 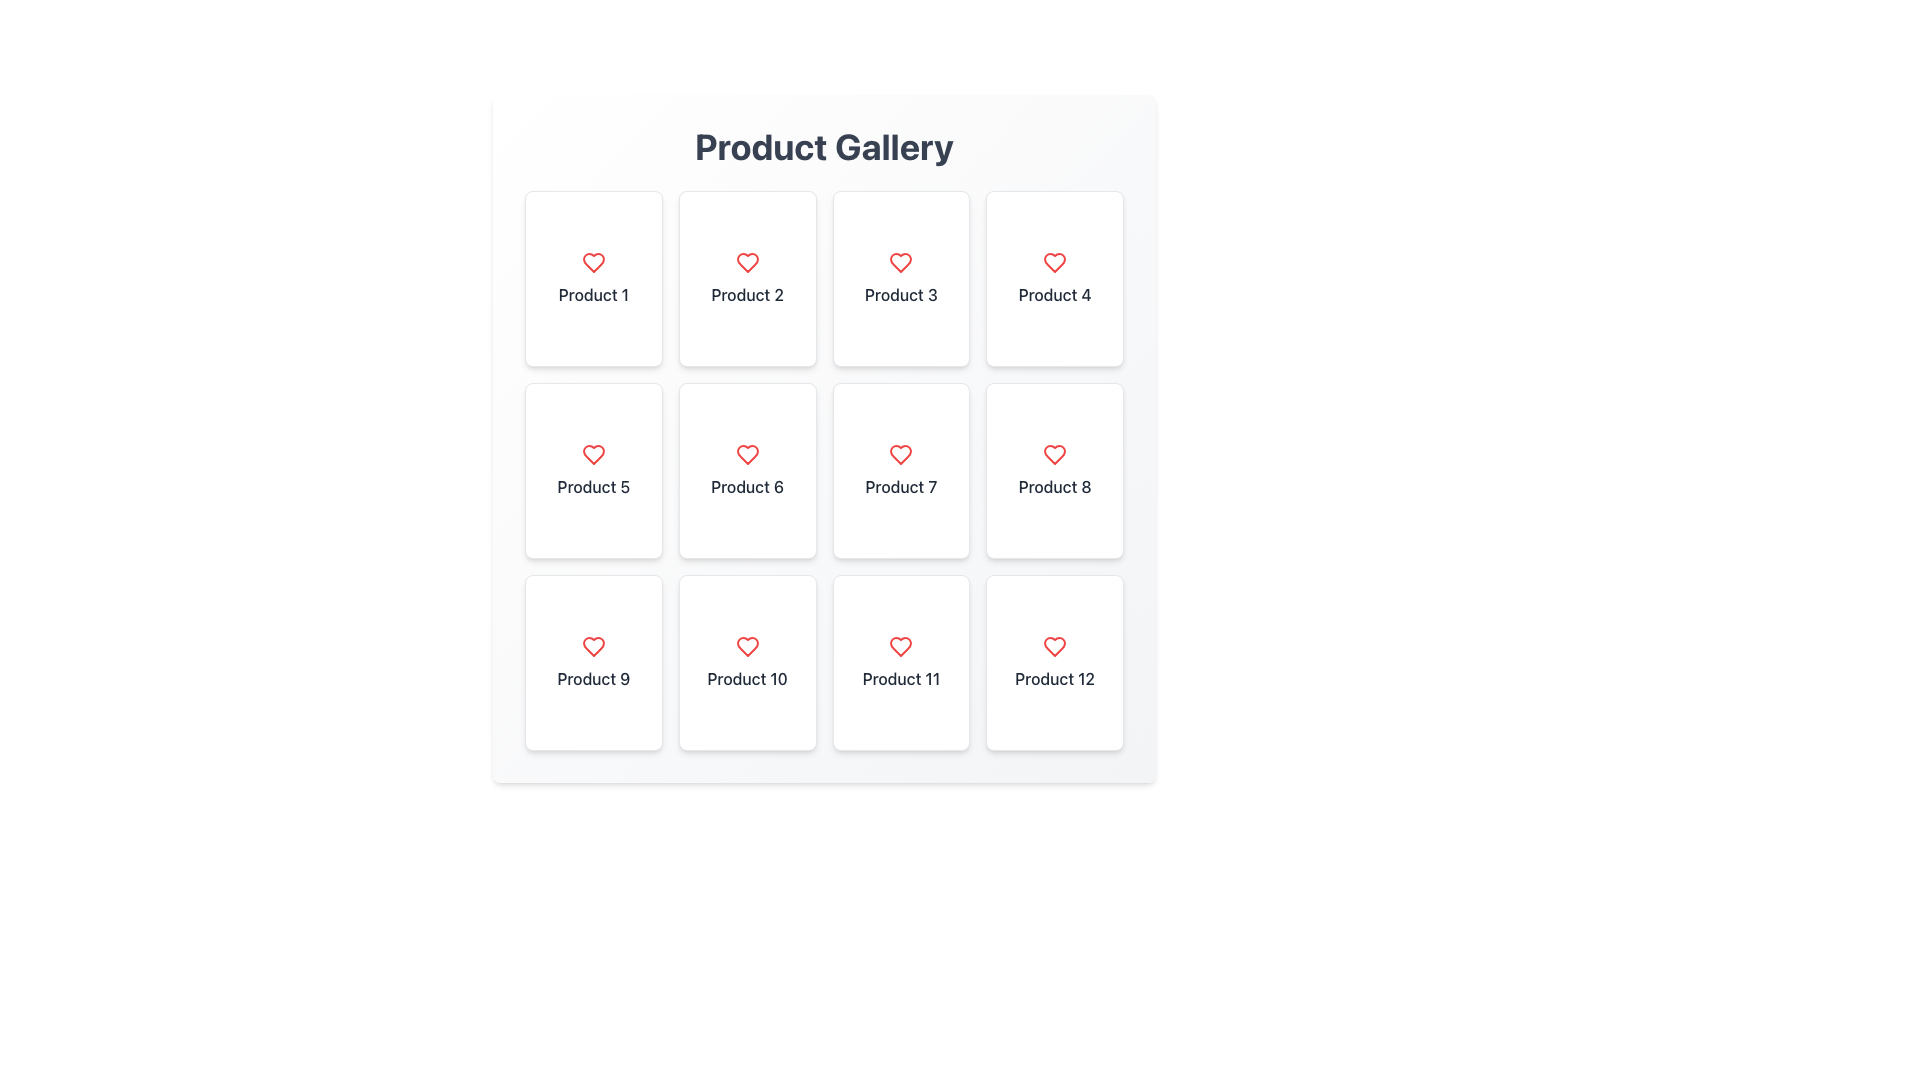 What do you see at coordinates (1054, 677) in the screenshot?
I see `the text label located in the bottom-right card of the grid layout, which is centered horizontally below a red heart icon` at bounding box center [1054, 677].